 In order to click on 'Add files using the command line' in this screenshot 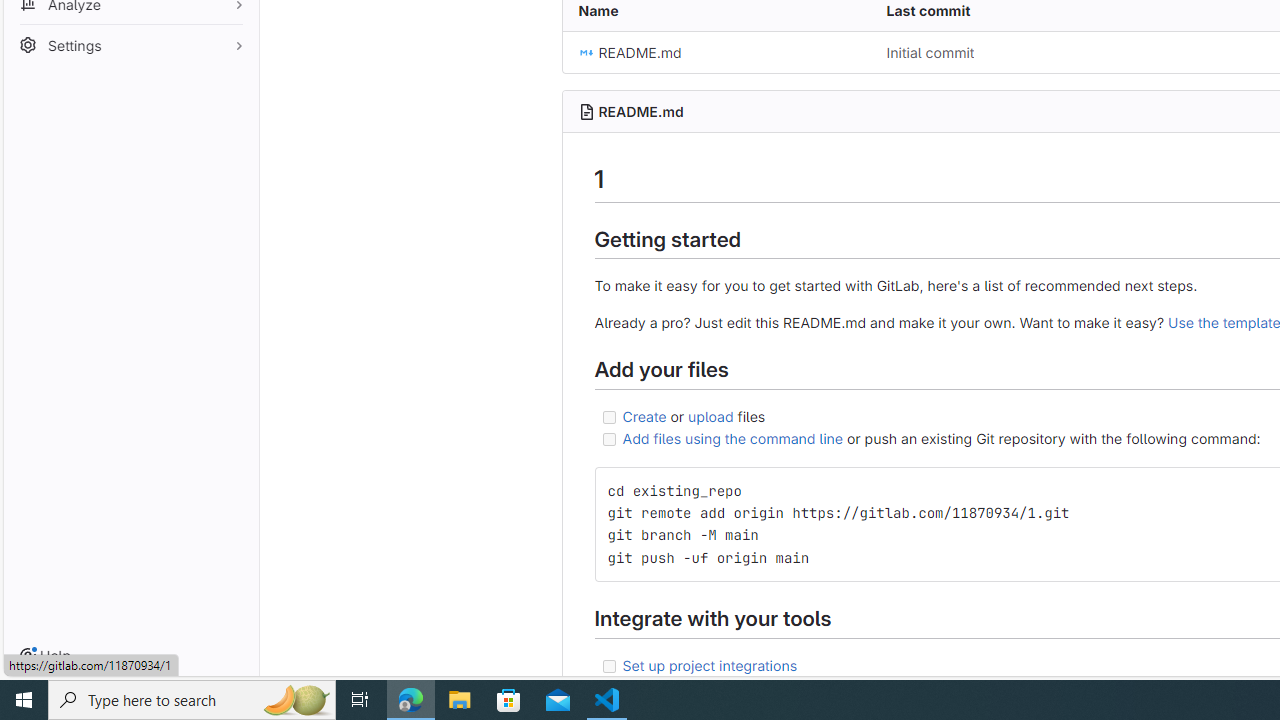, I will do `click(731, 437)`.